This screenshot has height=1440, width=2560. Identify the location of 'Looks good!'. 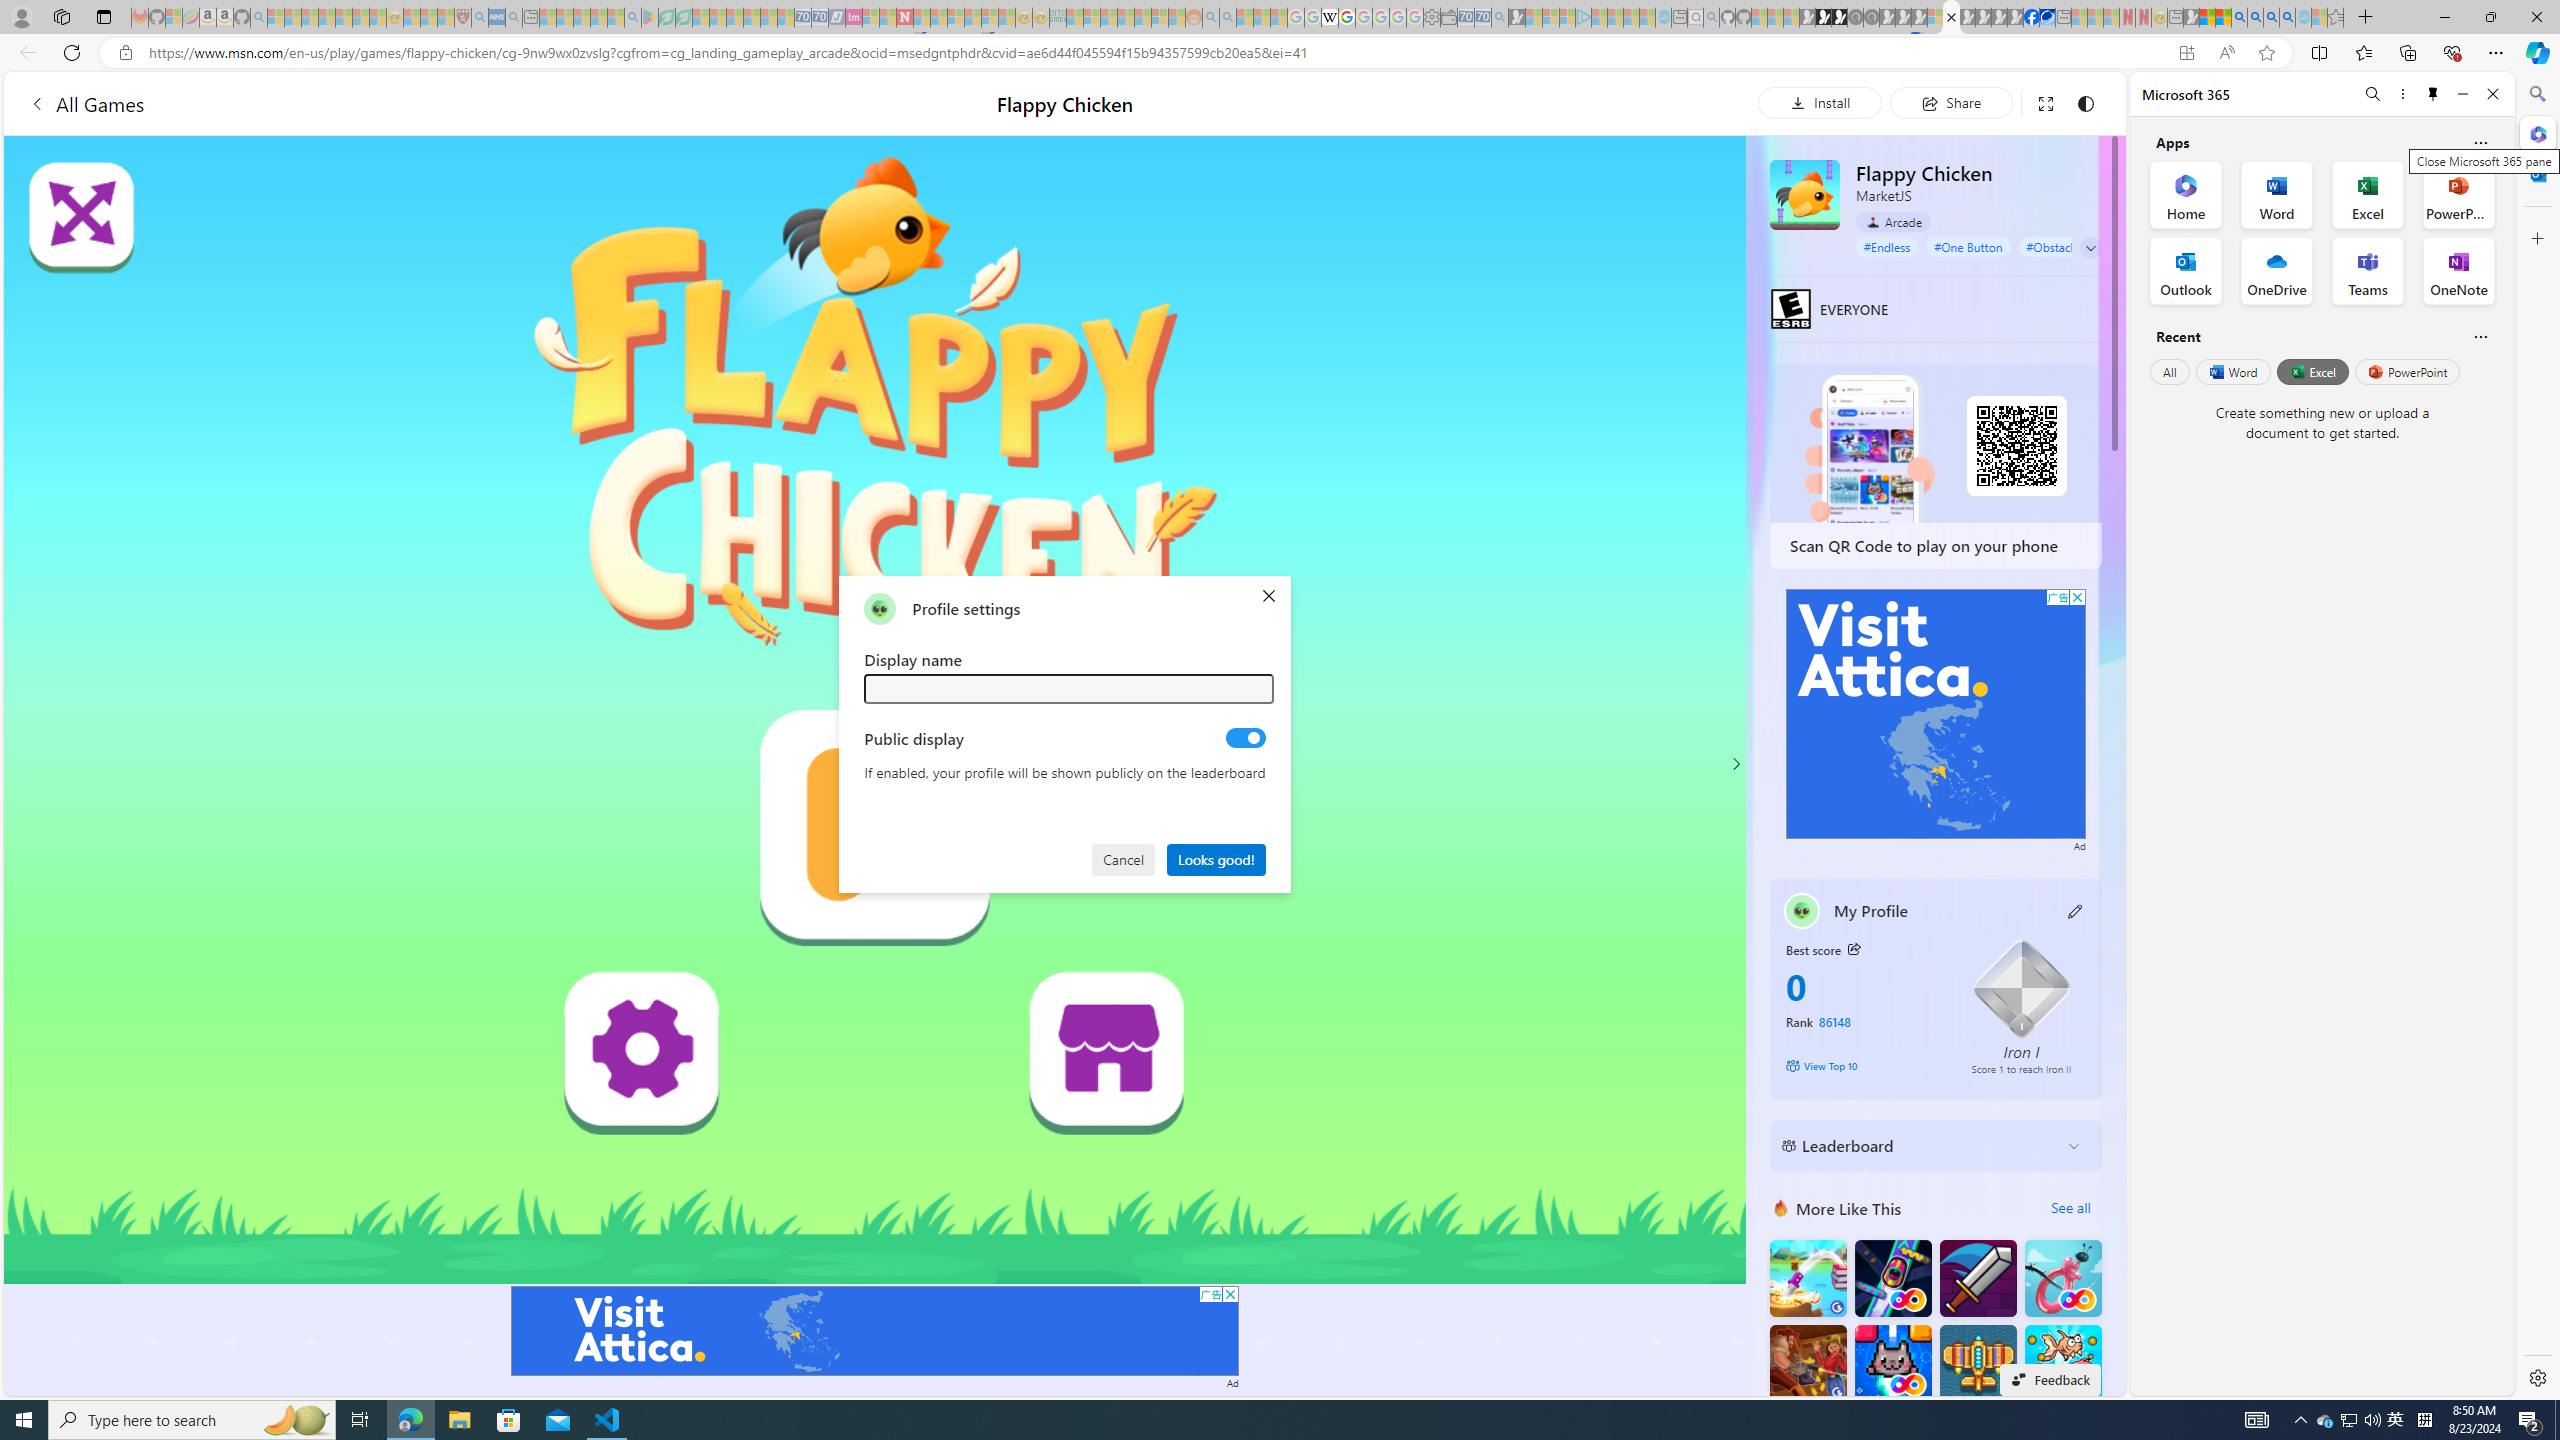
(1216, 857).